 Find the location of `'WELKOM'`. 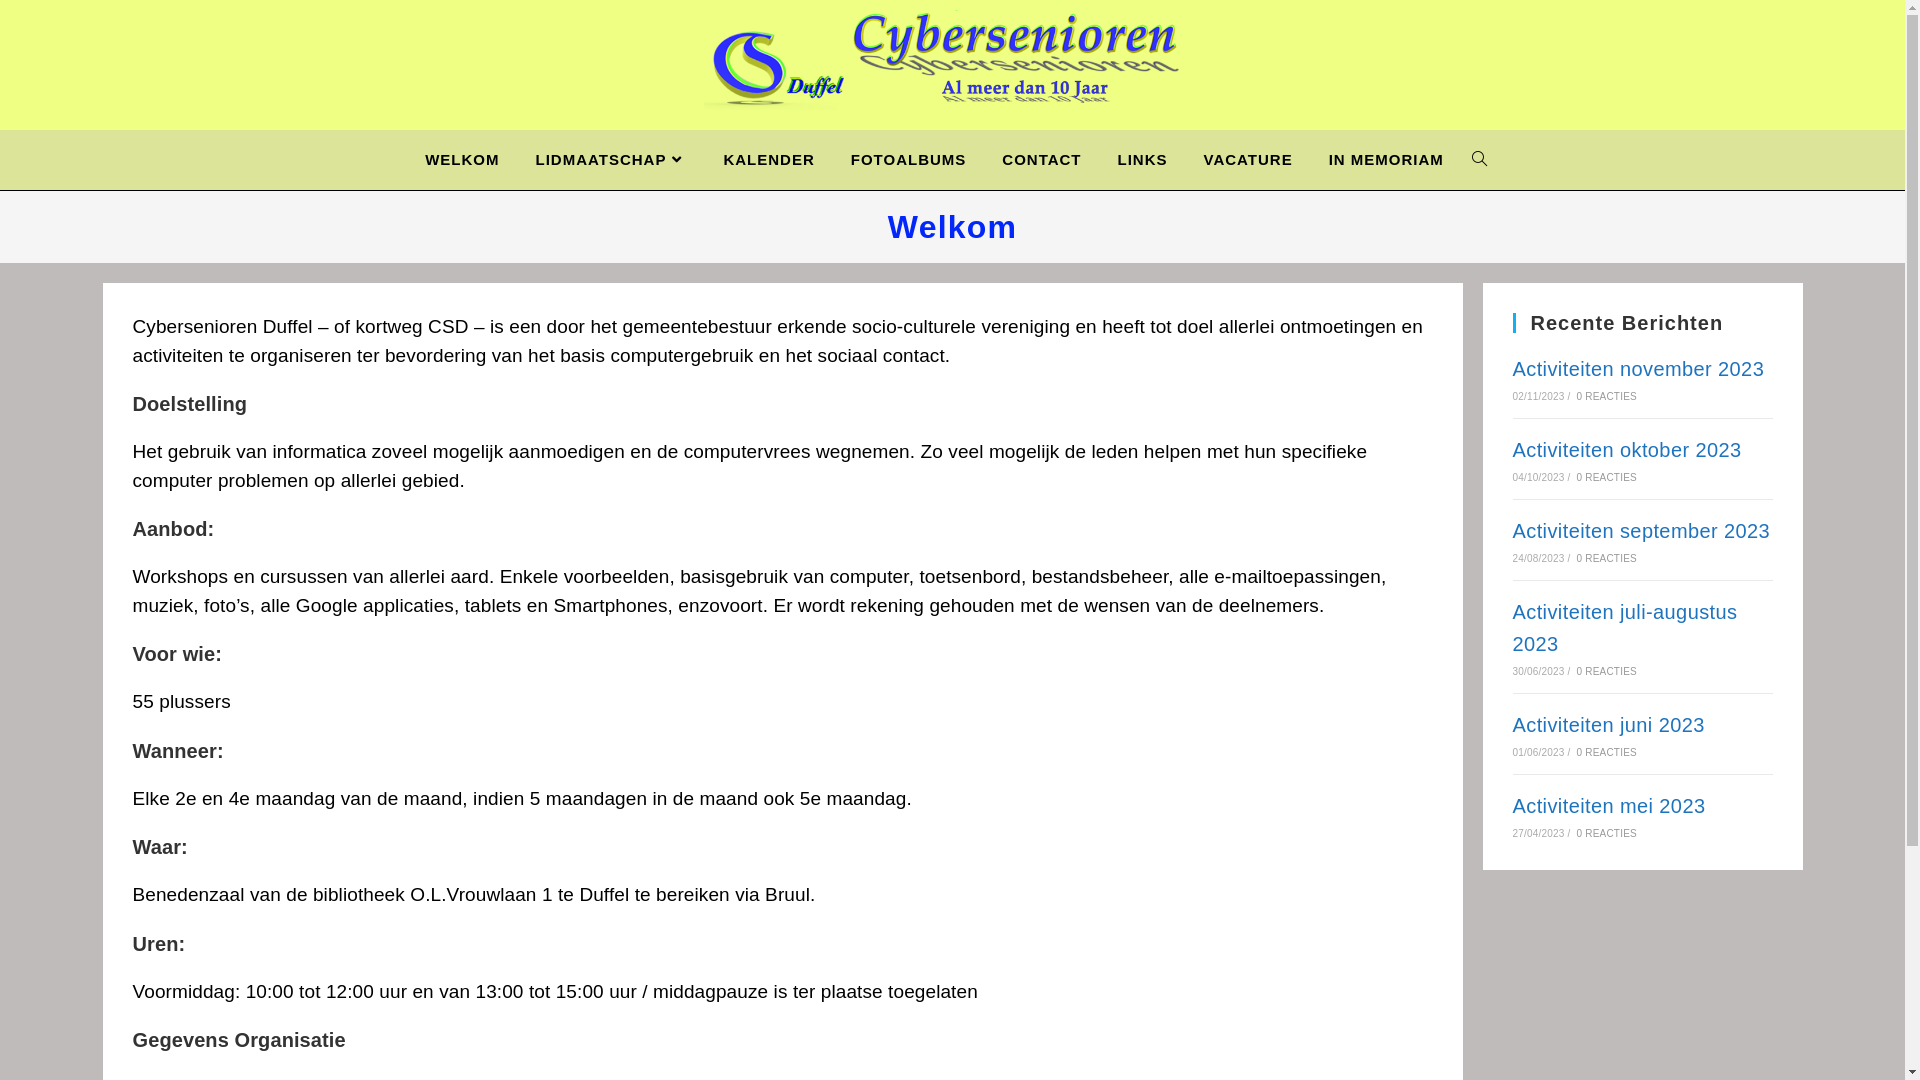

'WELKOM' is located at coordinates (460, 158).